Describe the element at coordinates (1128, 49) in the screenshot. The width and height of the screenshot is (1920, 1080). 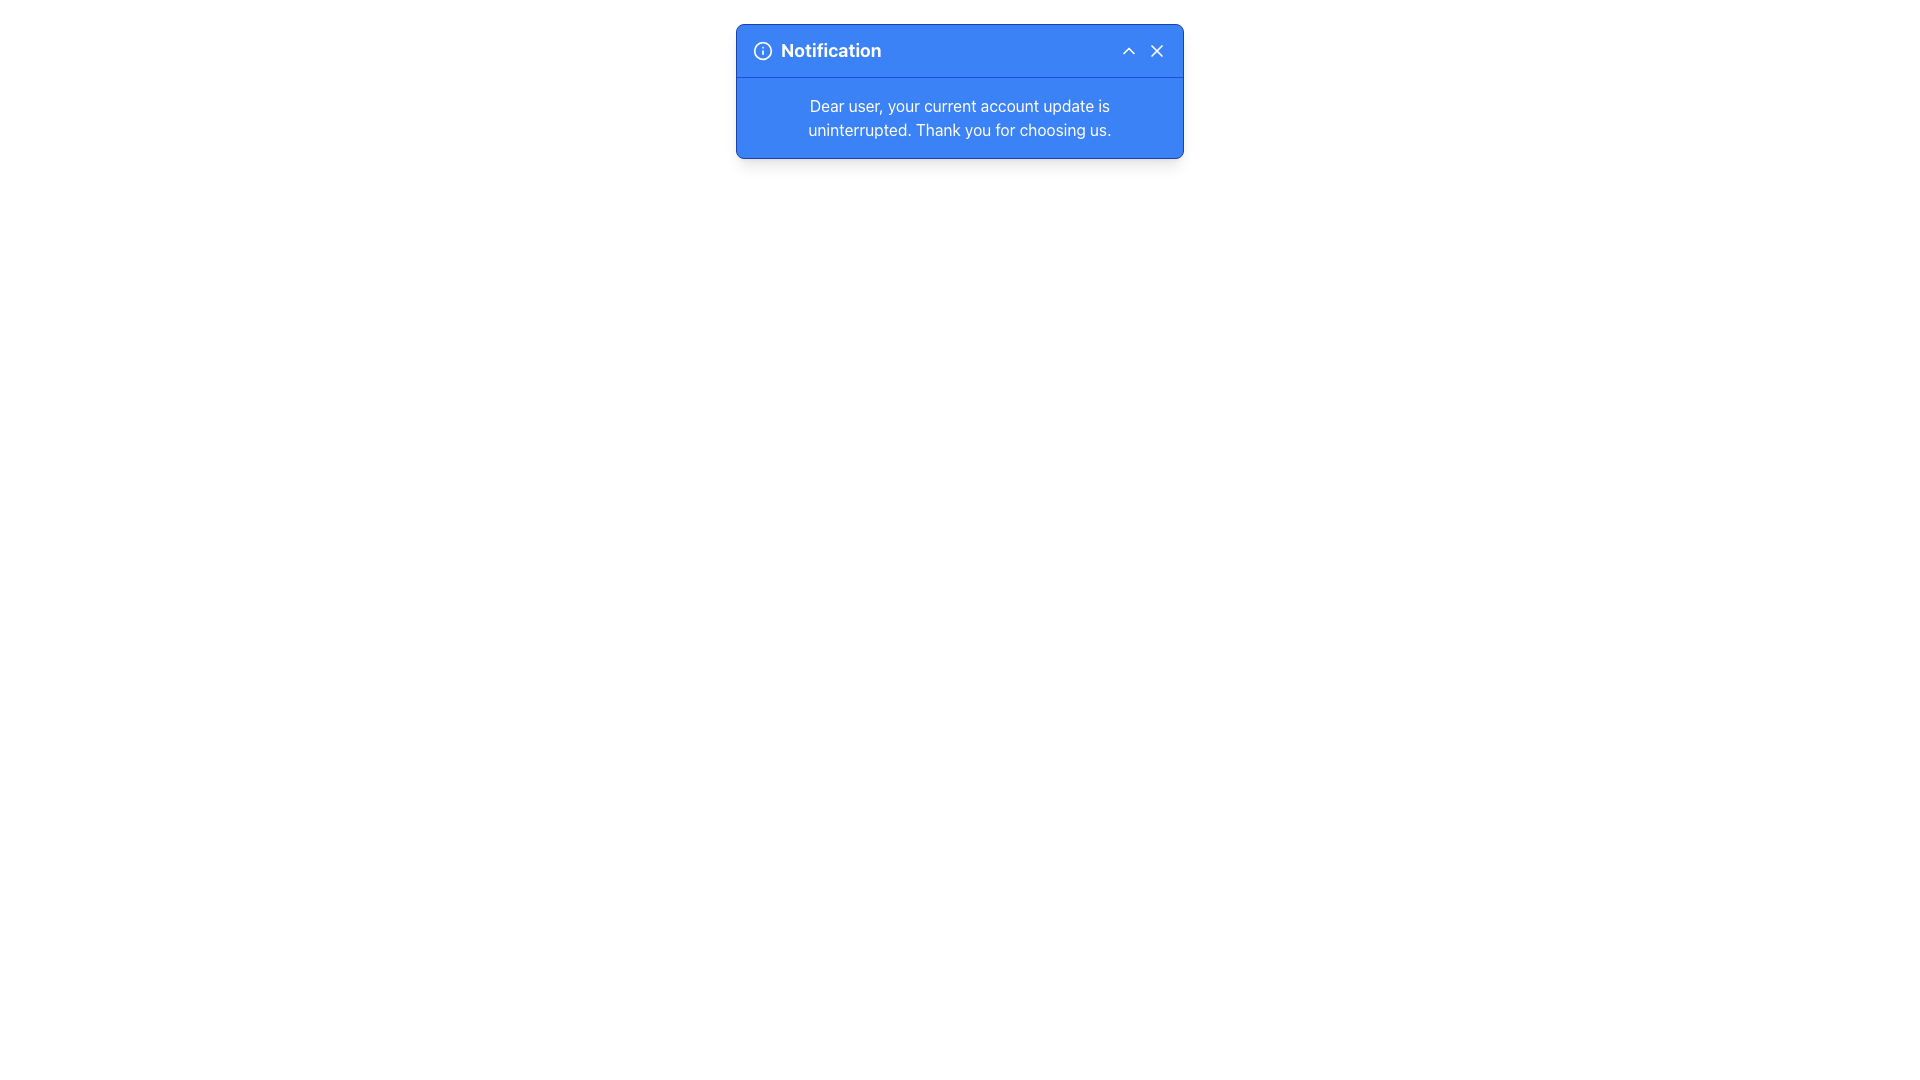
I see `the interactive icon in the top-right area of the blue notification modal to receive visual feedback` at that location.